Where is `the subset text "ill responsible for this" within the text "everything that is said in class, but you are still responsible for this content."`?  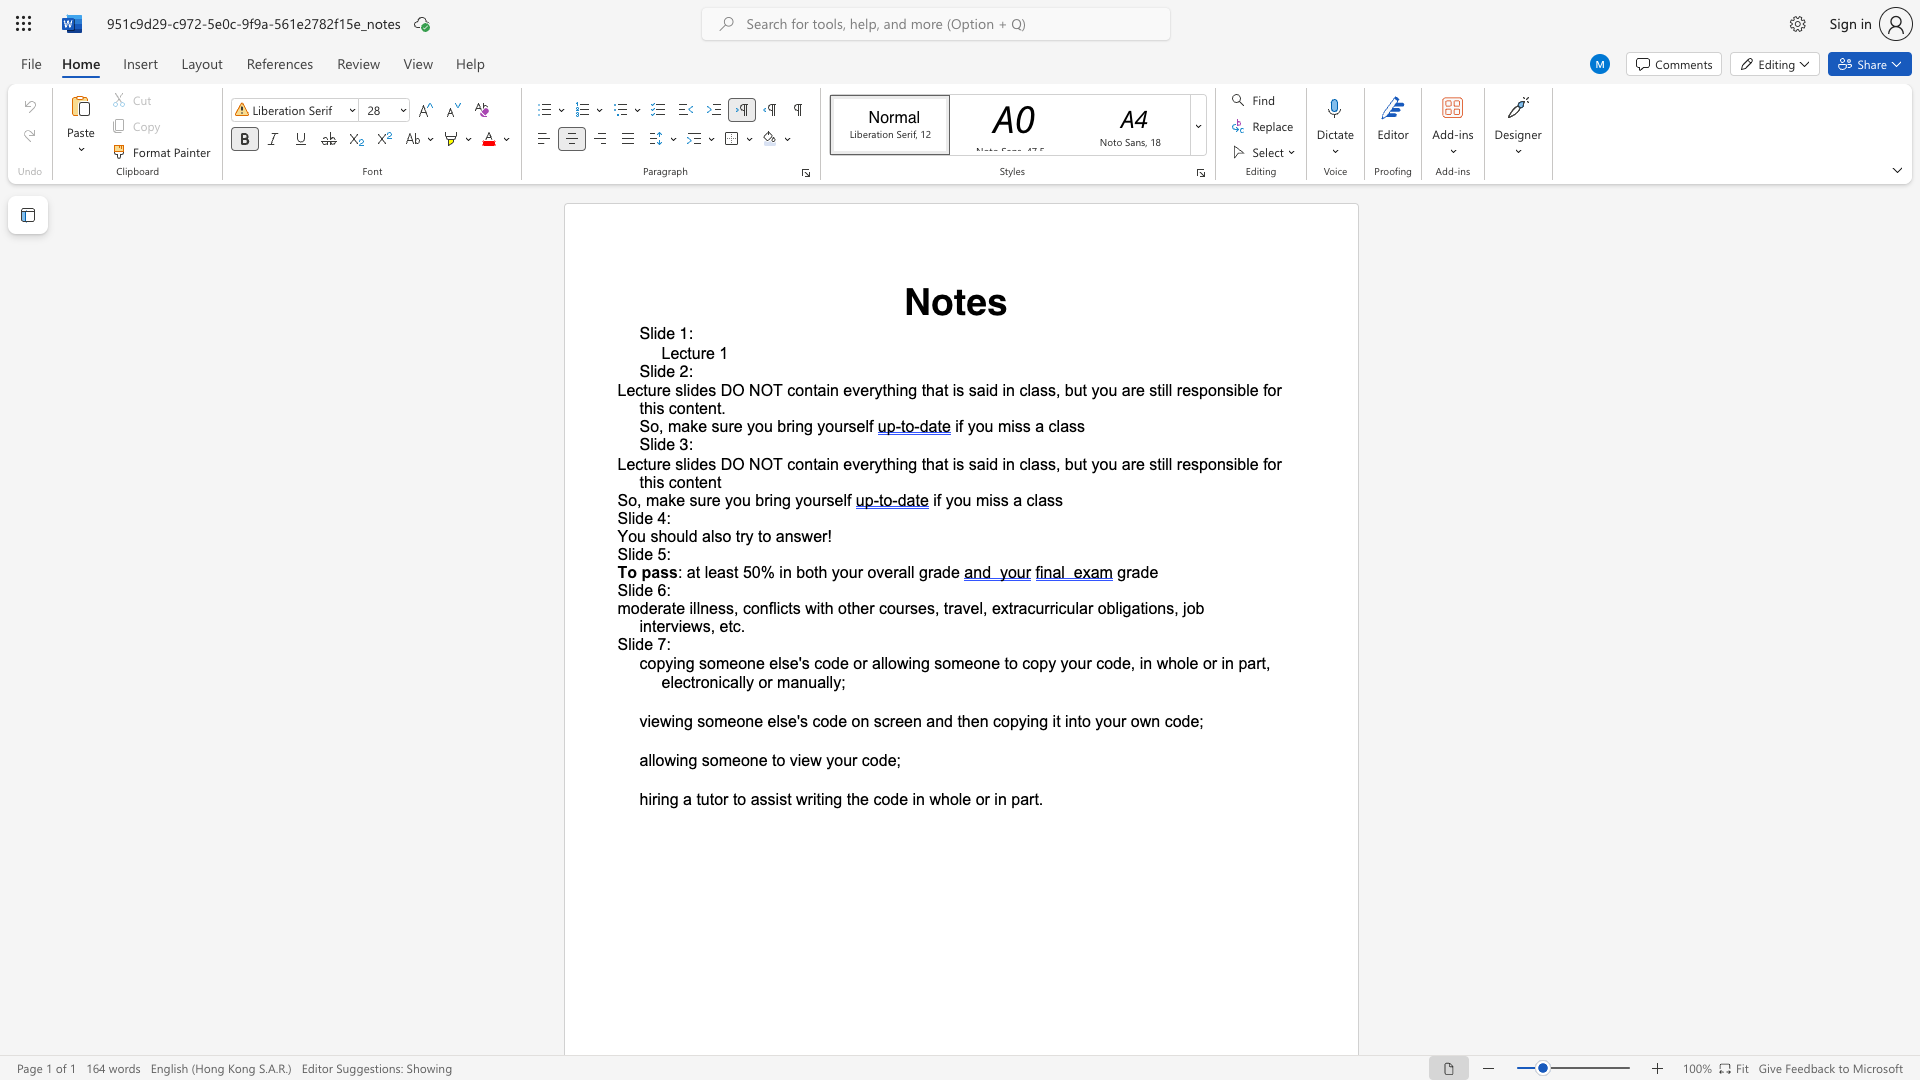 the subset text "ill responsible for this" within the text "everything that is said in class, but you are still responsible for this content." is located at coordinates (1161, 390).